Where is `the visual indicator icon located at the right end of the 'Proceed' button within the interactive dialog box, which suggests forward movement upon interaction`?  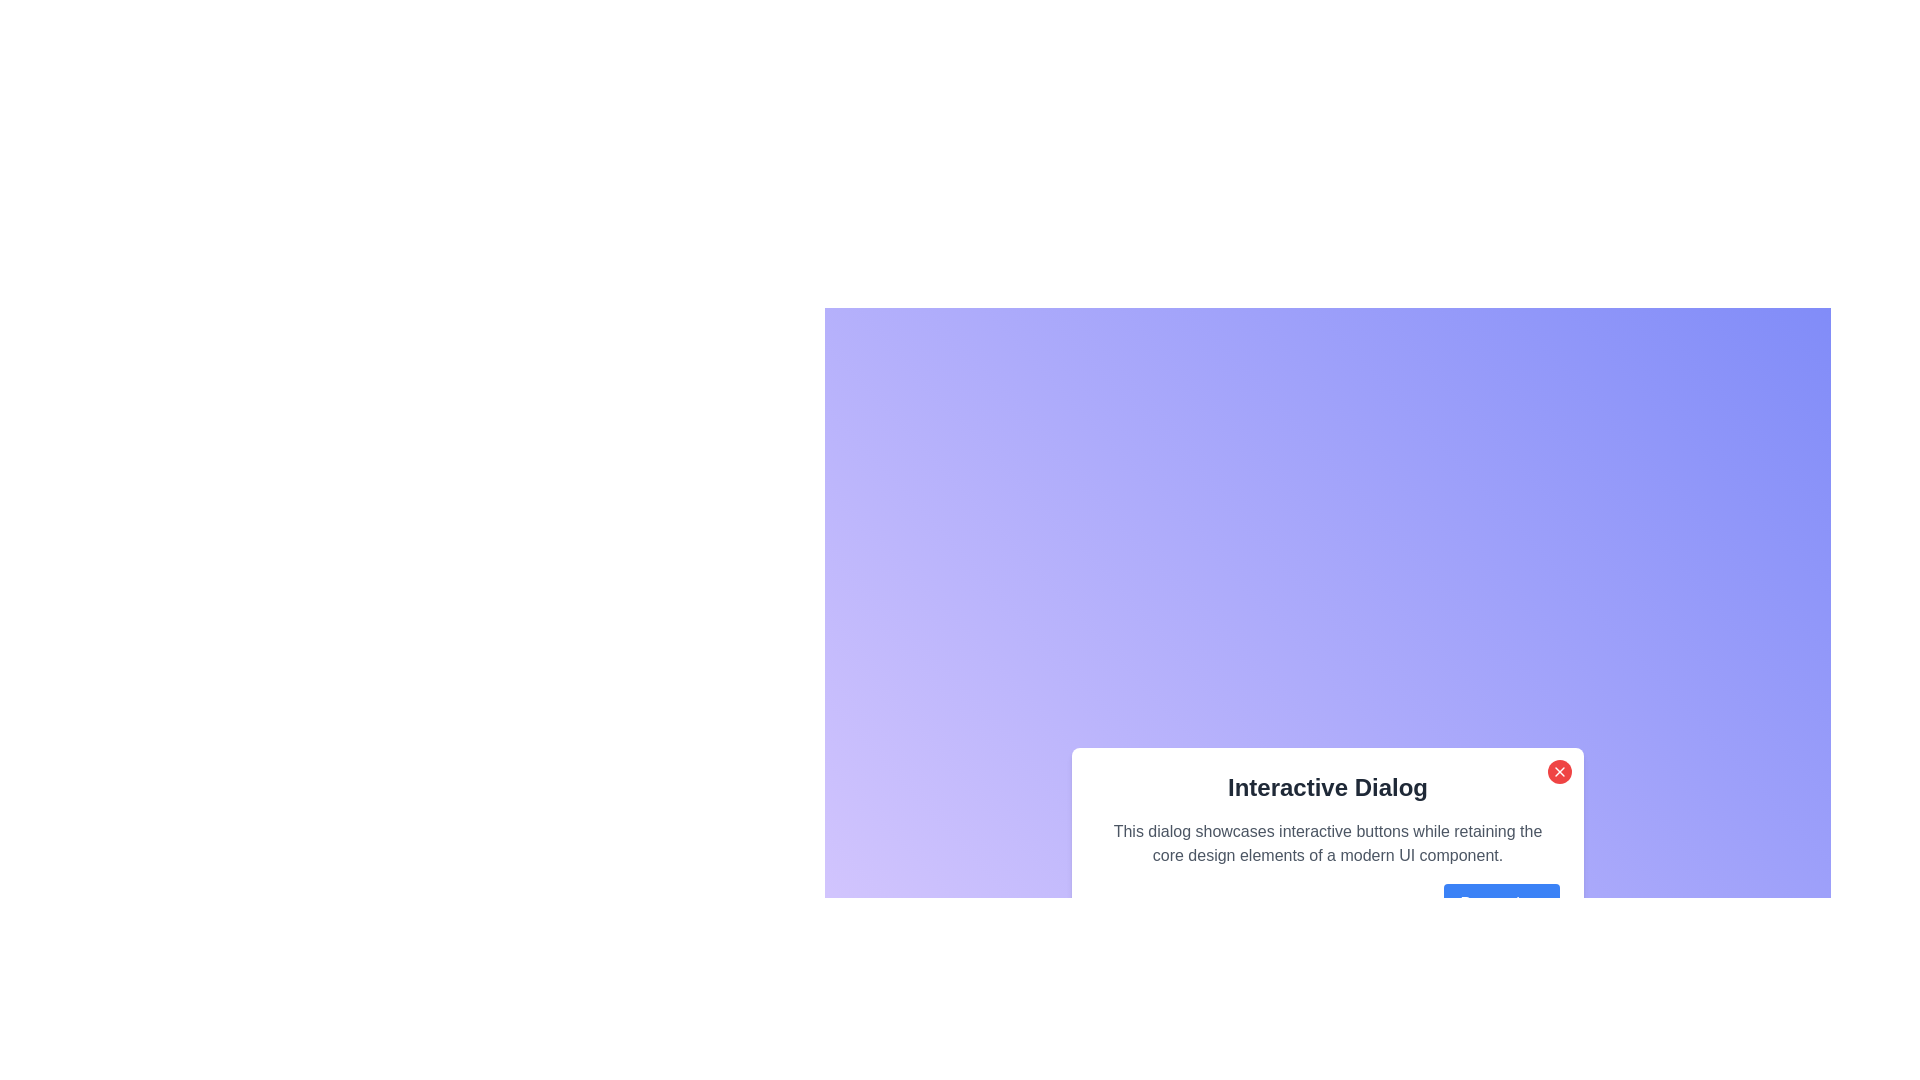 the visual indicator icon located at the right end of the 'Proceed' button within the interactive dialog box, which suggests forward movement upon interaction is located at coordinates (1535, 903).